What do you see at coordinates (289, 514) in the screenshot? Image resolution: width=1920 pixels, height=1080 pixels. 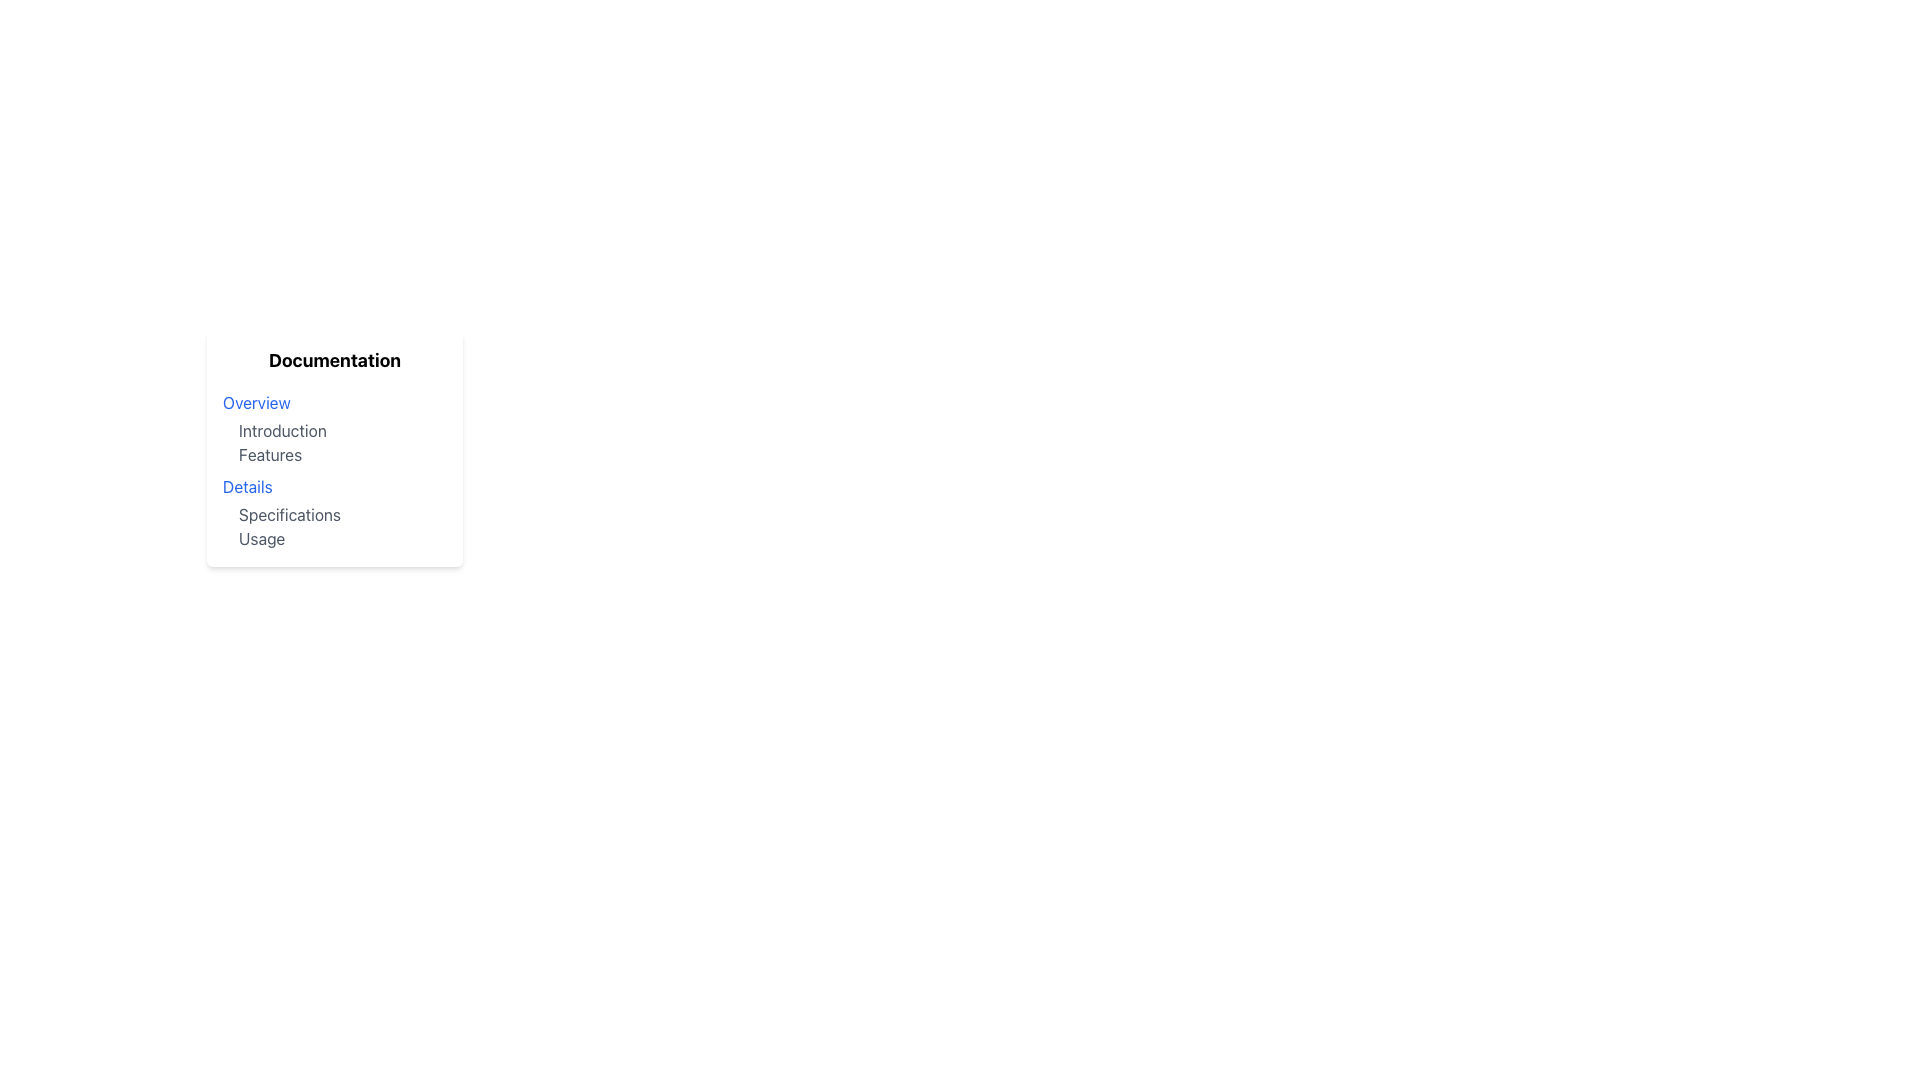 I see `the blue underlined text link labeled 'Specifications' located under the 'Details' heading in the vertical menu structure` at bounding box center [289, 514].